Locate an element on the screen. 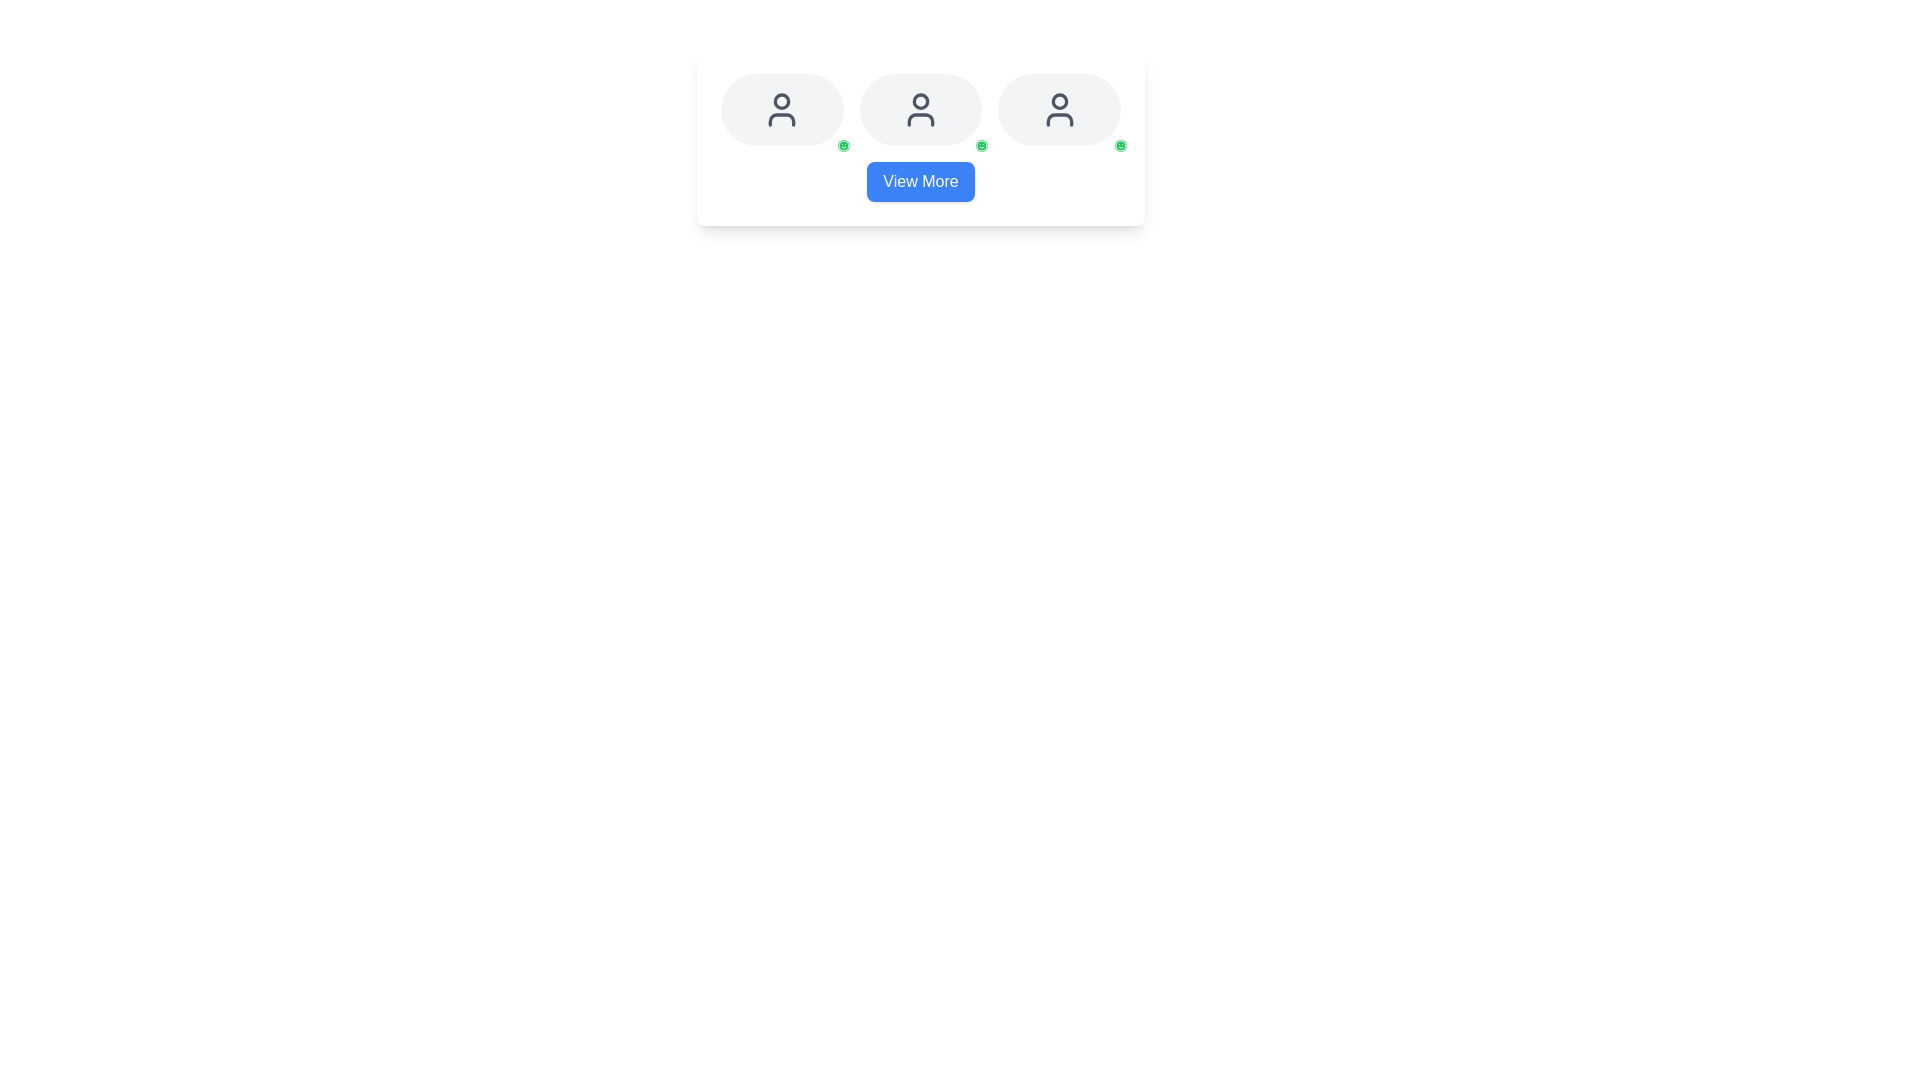 The height and width of the screenshot is (1080, 1920). the circular graphical component that represents the head of the first user icon in a row of three icons within a card-like component is located at coordinates (781, 101).